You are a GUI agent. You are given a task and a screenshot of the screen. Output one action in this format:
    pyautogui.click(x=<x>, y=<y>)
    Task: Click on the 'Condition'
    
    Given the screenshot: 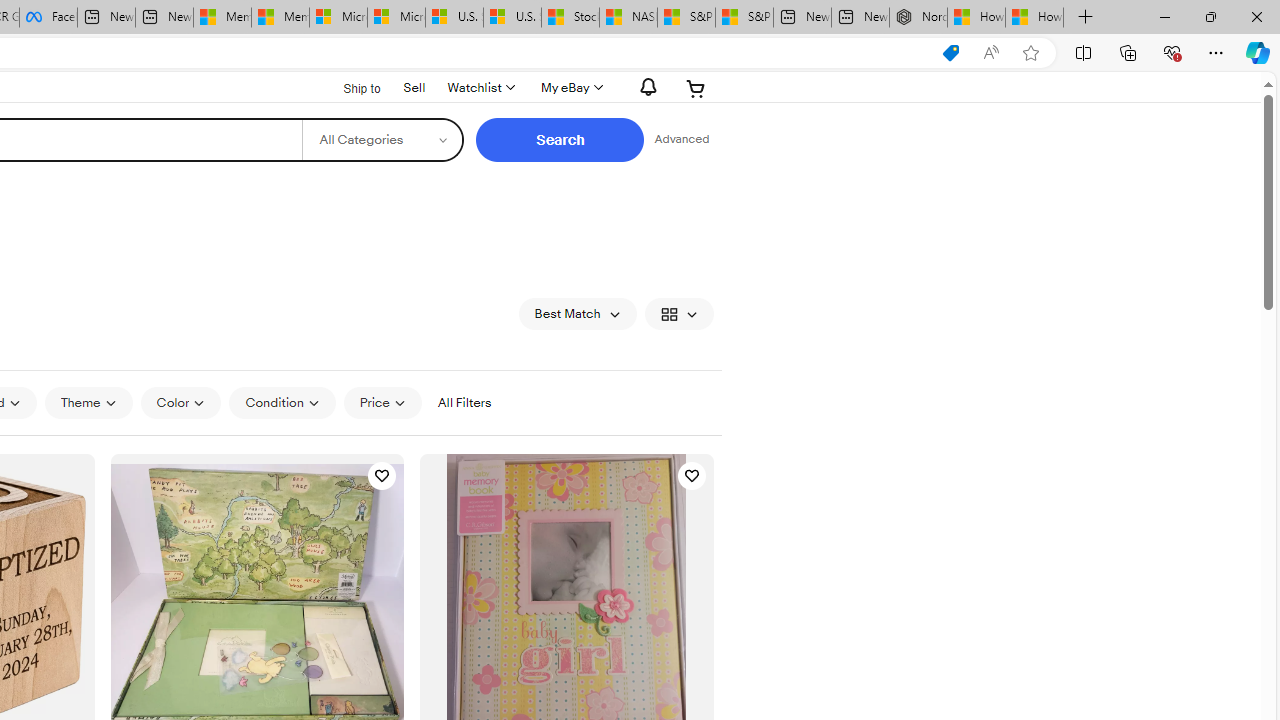 What is the action you would take?
    pyautogui.click(x=281, y=403)
    